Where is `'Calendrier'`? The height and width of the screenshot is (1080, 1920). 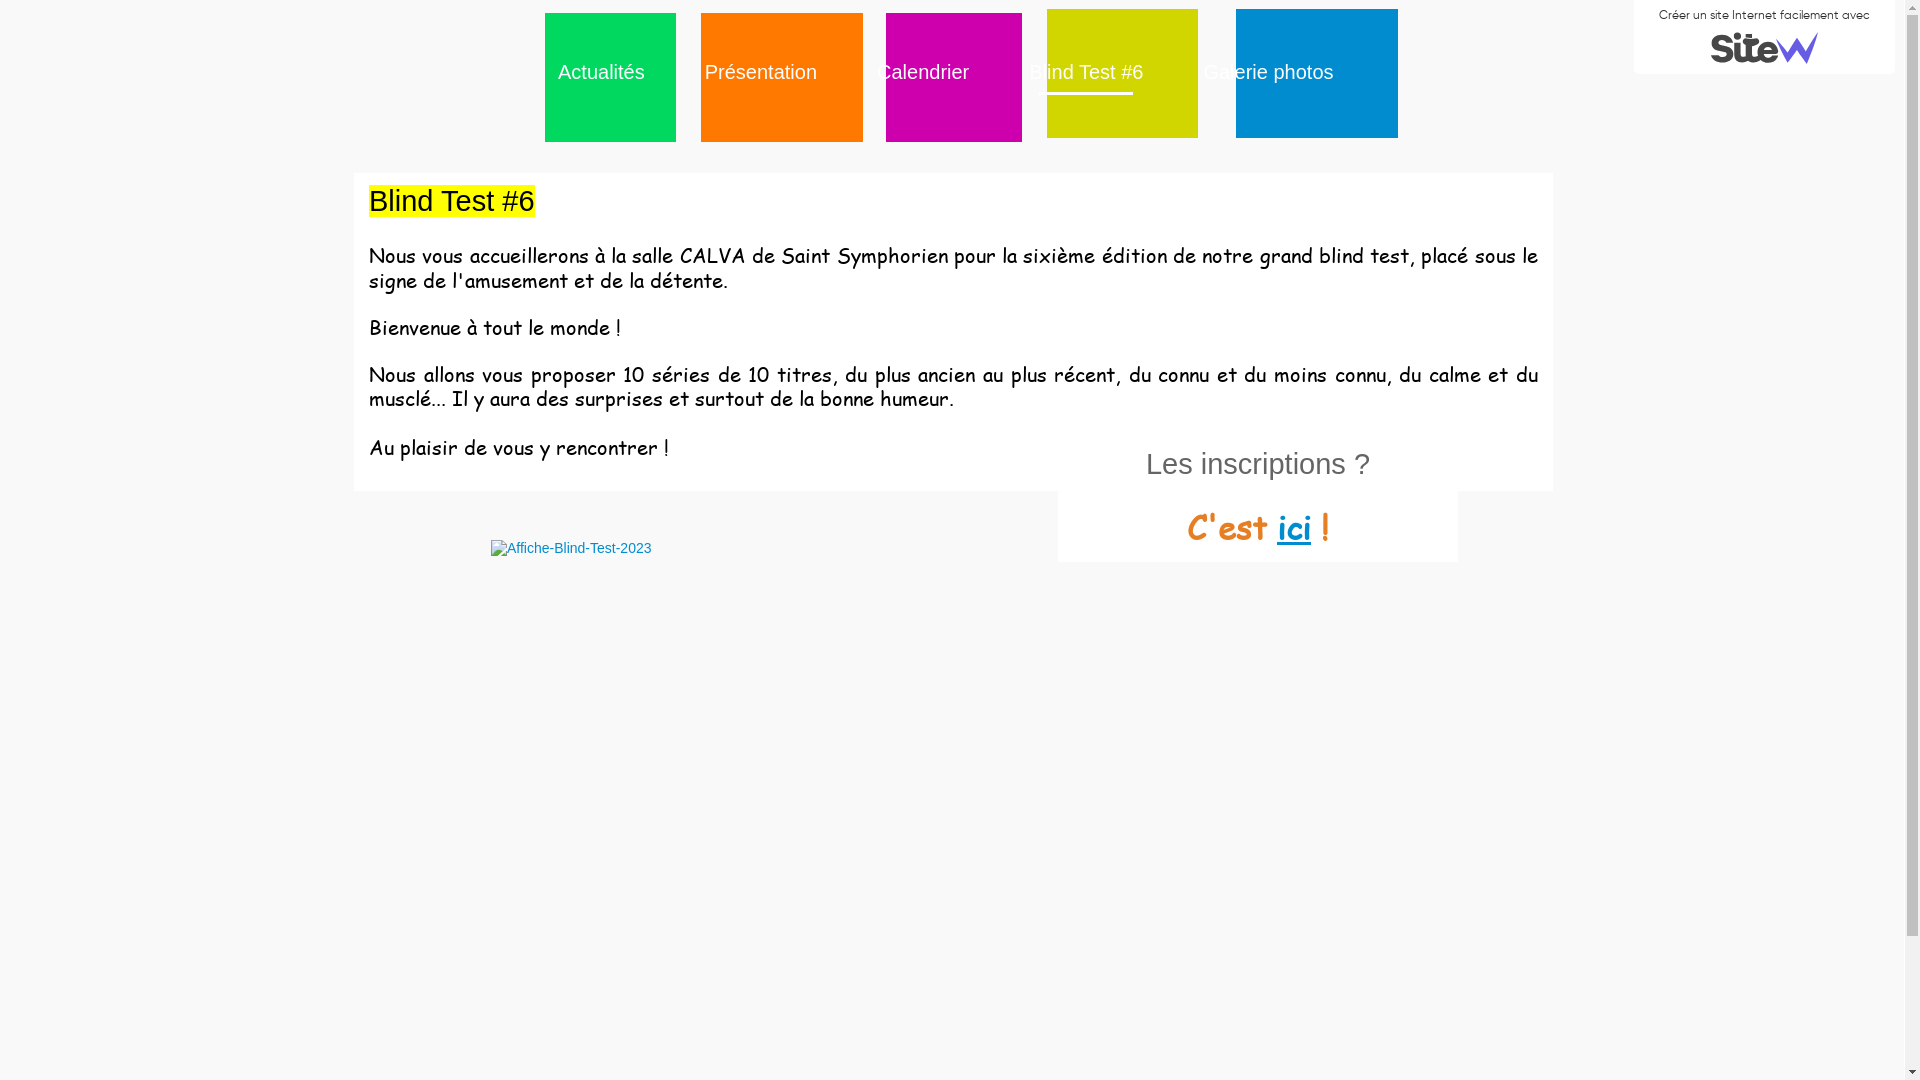
'Calendrier' is located at coordinates (867, 71).